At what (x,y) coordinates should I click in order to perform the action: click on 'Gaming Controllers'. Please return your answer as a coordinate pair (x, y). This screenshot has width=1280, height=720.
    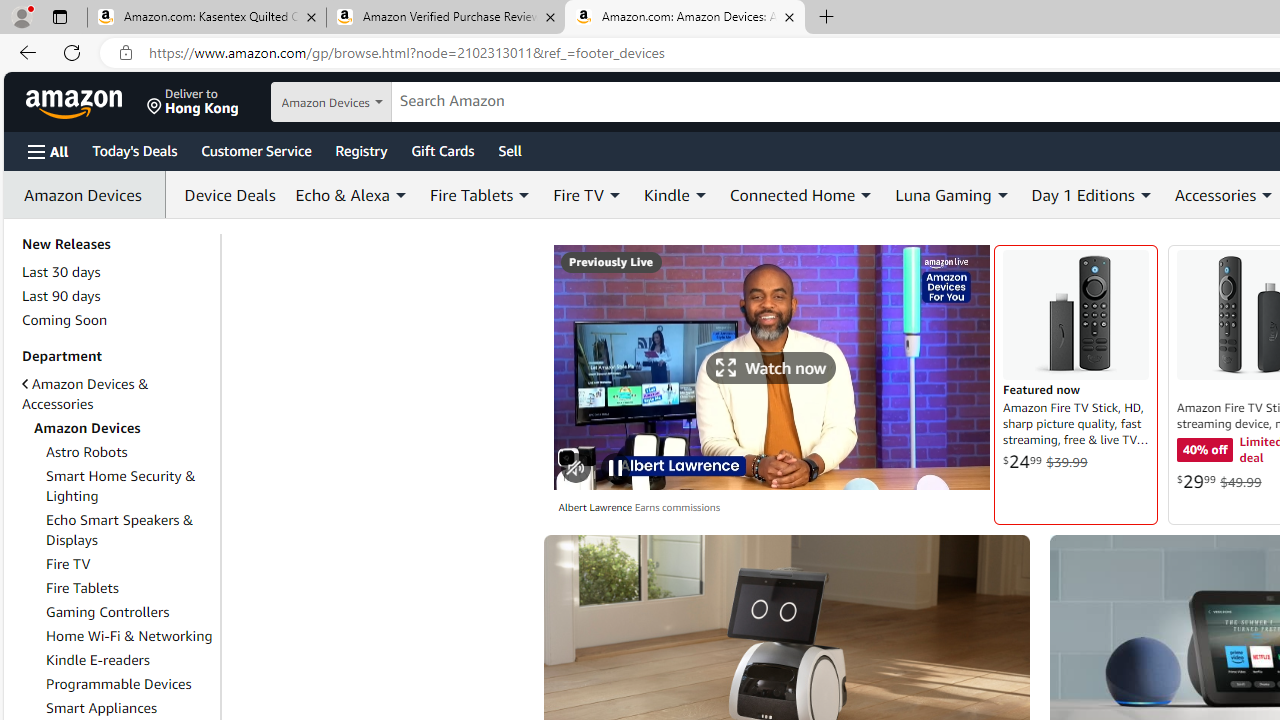
    Looking at the image, I should click on (128, 611).